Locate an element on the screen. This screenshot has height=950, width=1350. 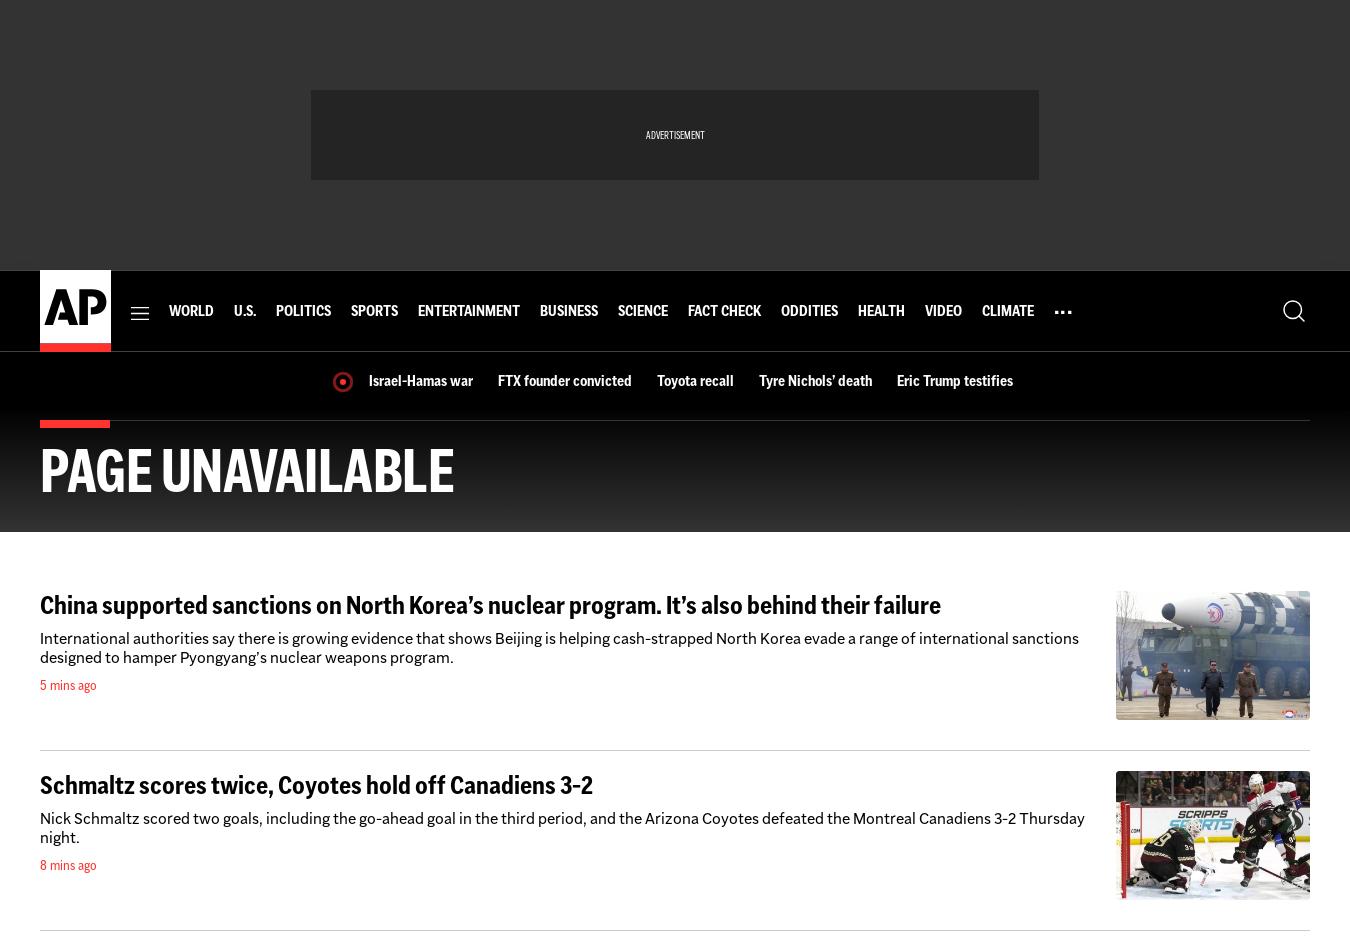
'Fact Check' is located at coordinates (722, 310).